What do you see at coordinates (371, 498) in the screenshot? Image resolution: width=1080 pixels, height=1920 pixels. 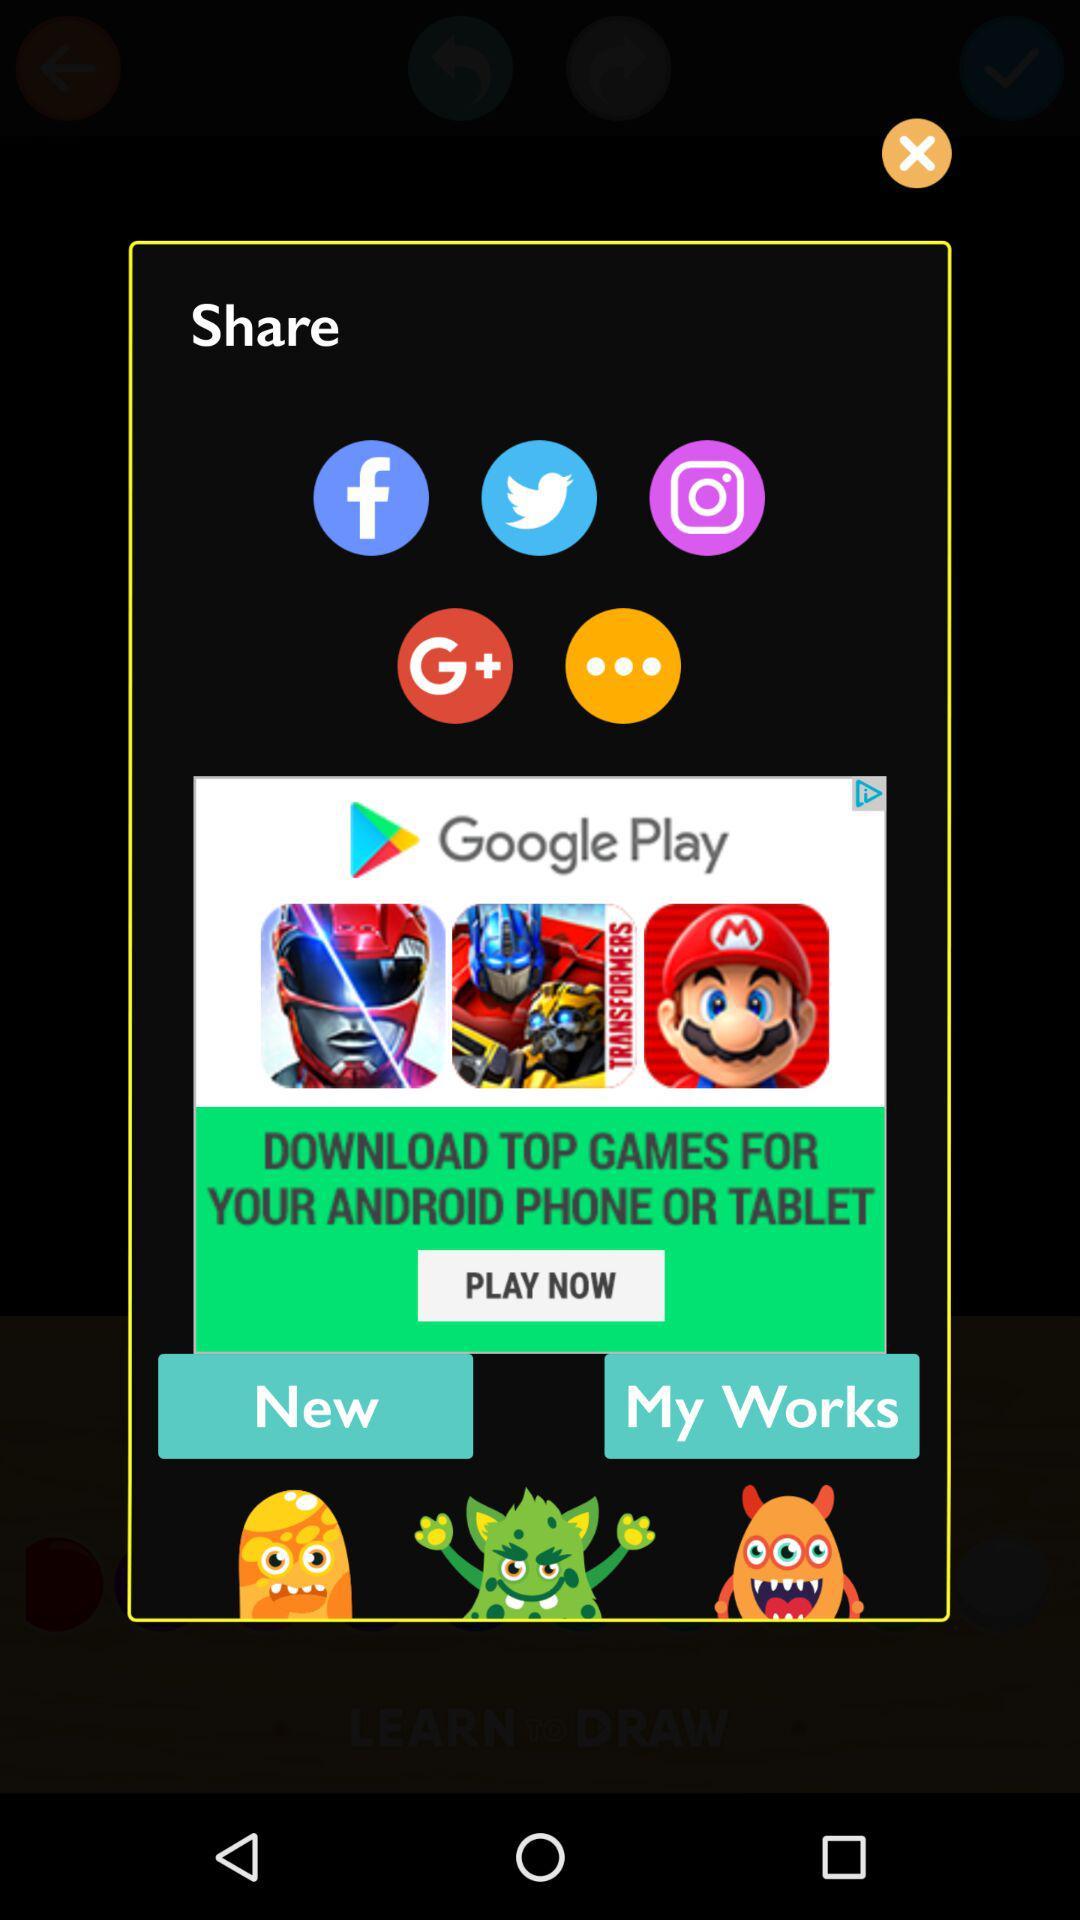 I see `the facebook icon` at bounding box center [371, 498].